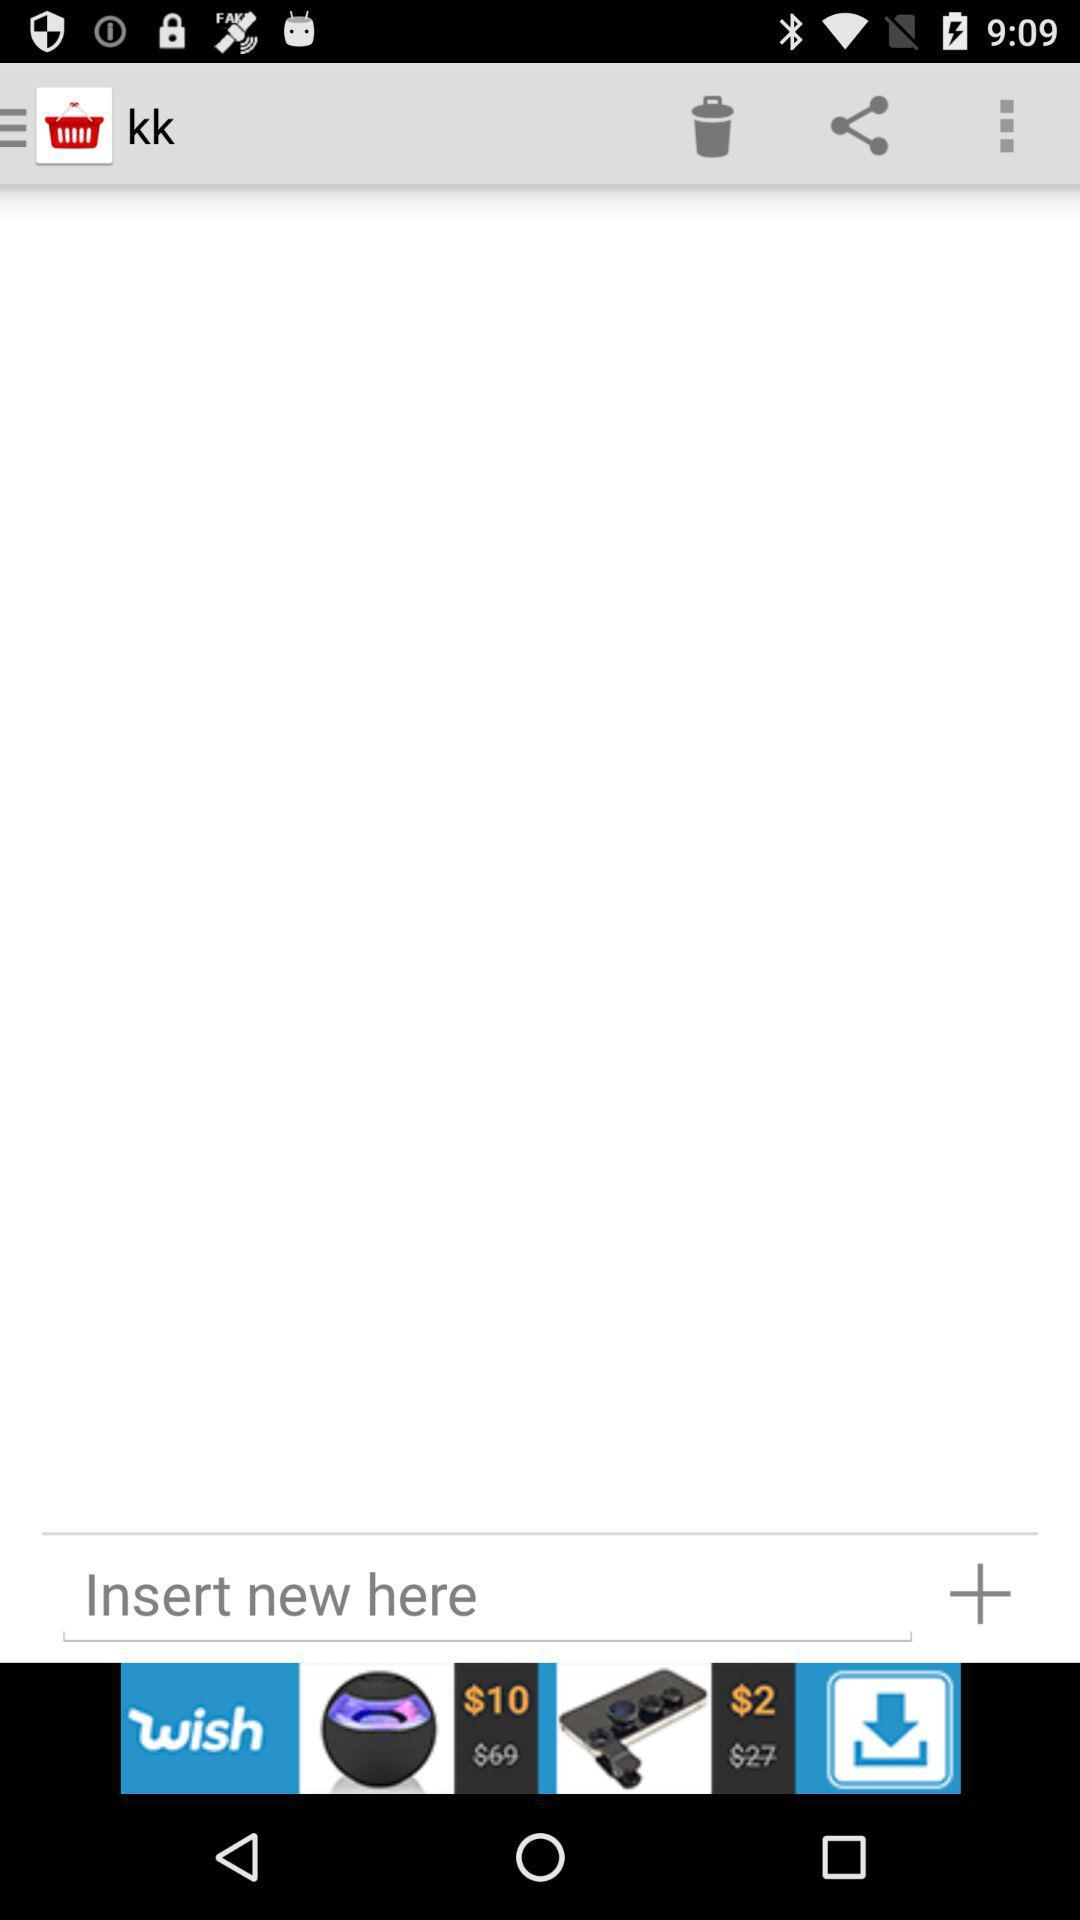 Image resolution: width=1080 pixels, height=1920 pixels. Describe the element at coordinates (487, 1592) in the screenshot. I see `type box` at that location.